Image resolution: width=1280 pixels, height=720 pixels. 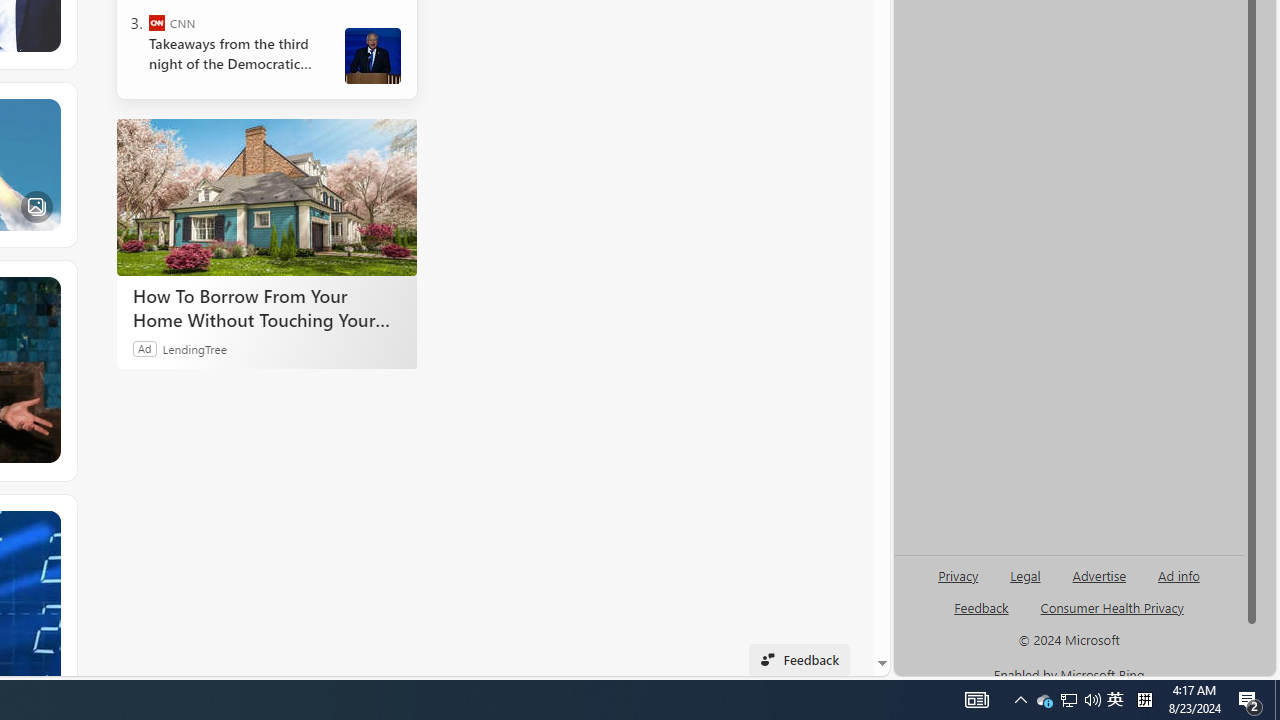 What do you see at coordinates (195, 347) in the screenshot?
I see `'LendingTree'` at bounding box center [195, 347].